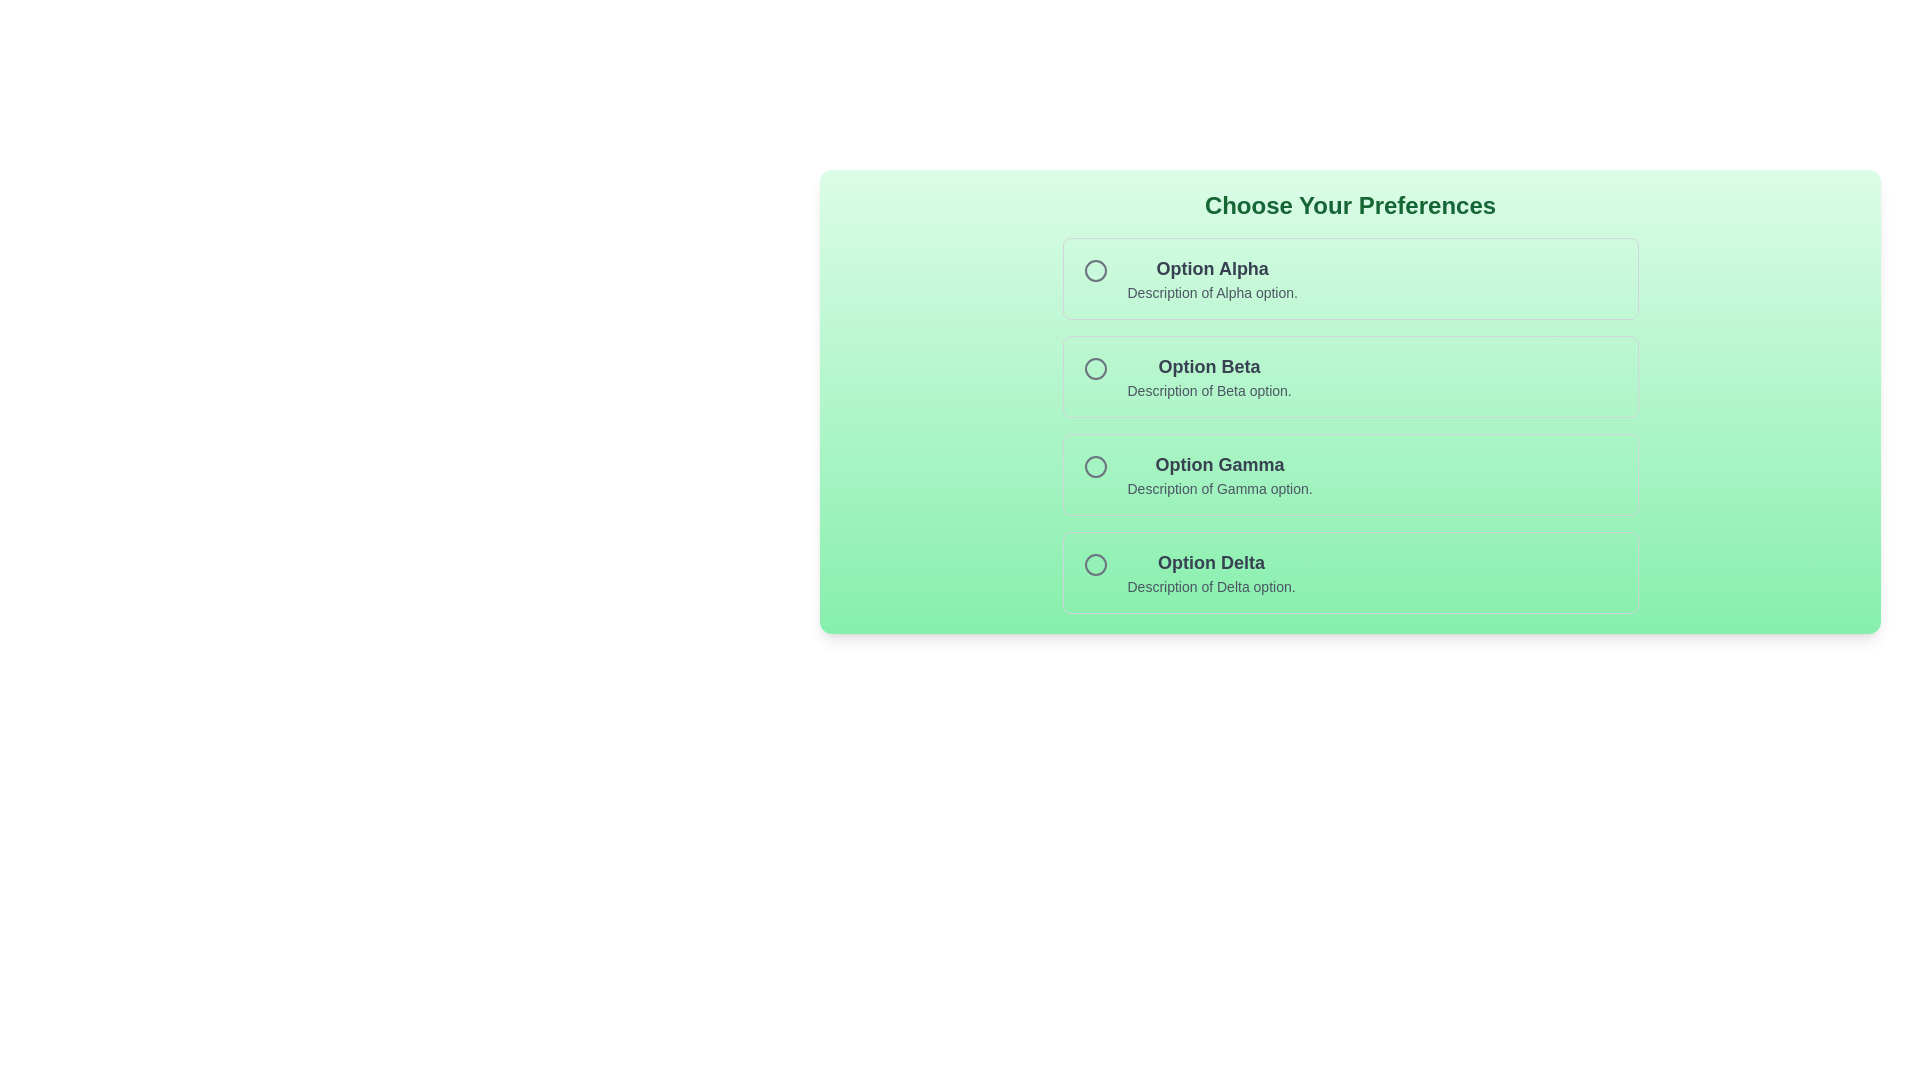 Image resolution: width=1920 pixels, height=1080 pixels. I want to click on static text label located in the first option group under the heading 'Choose Your Preferences', positioned at the top-left section of the interface, so click(1211, 268).